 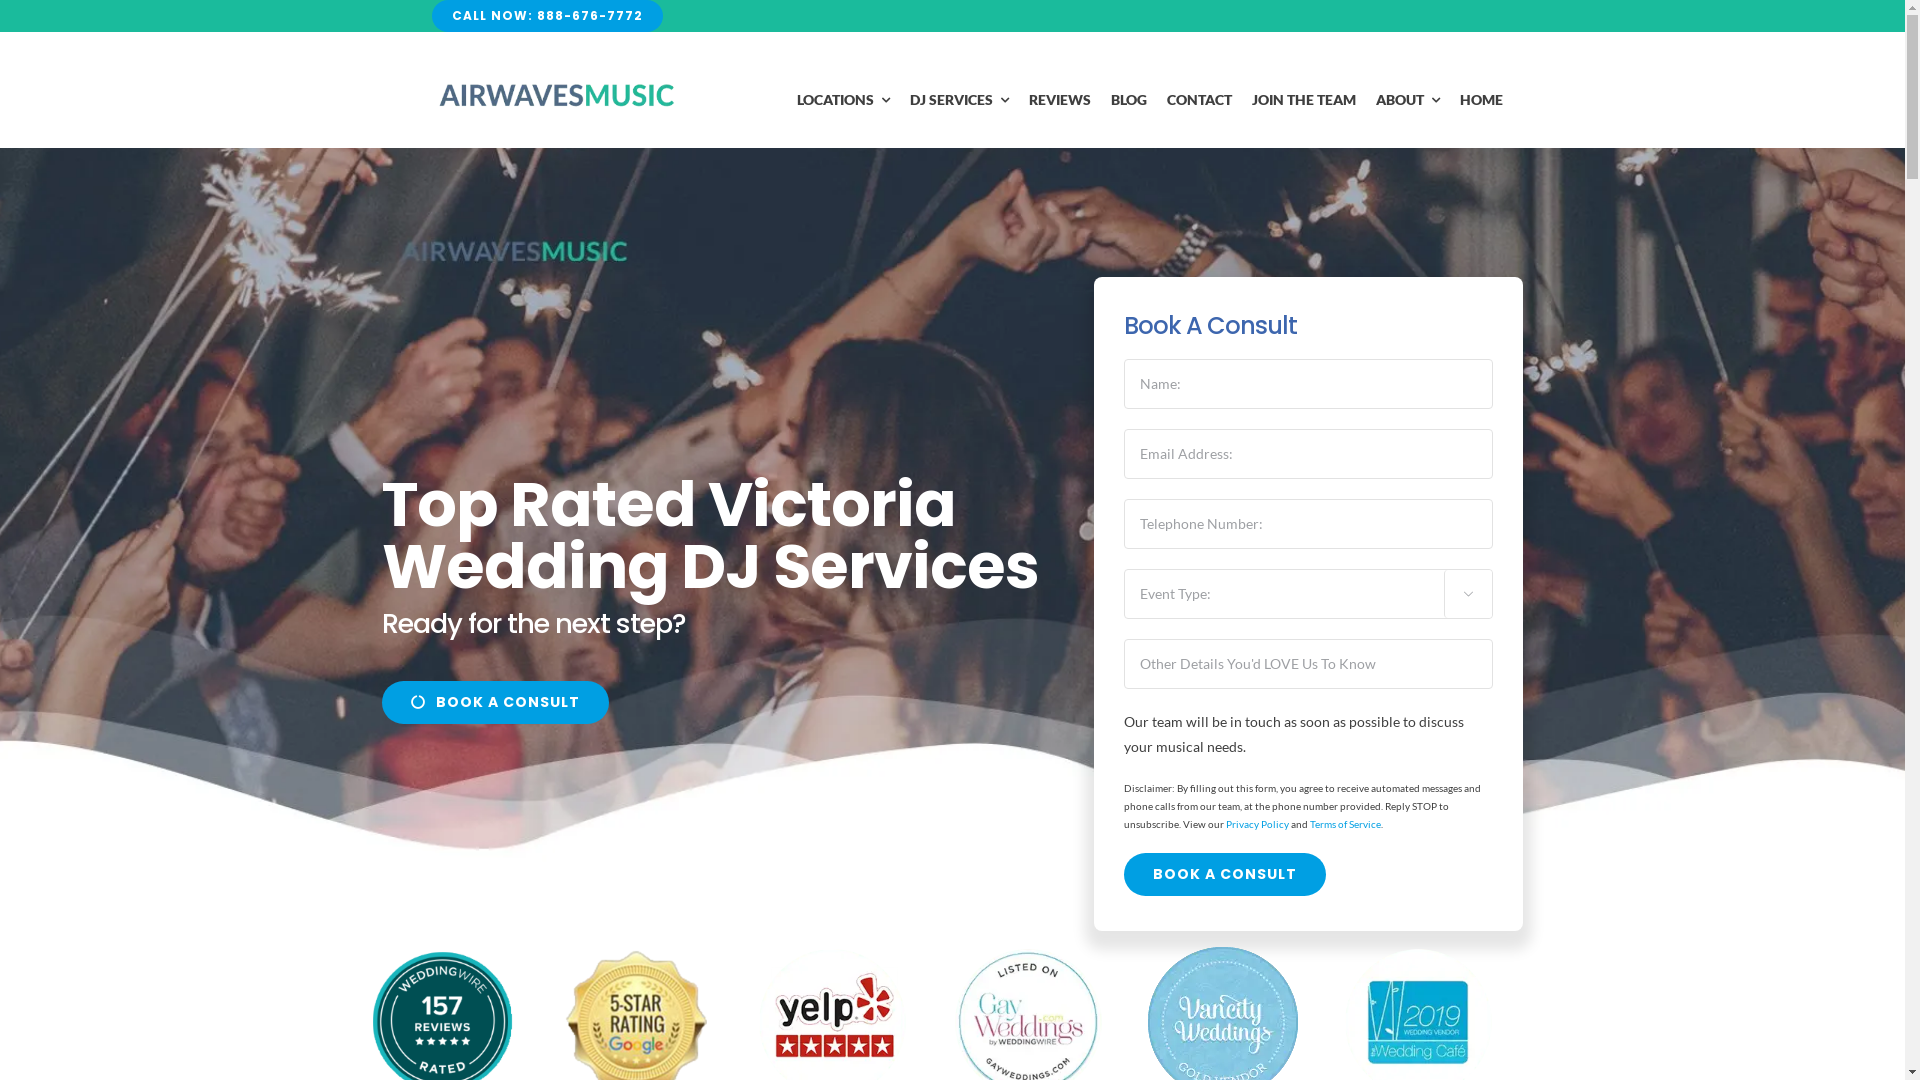 What do you see at coordinates (1304, 100) in the screenshot?
I see `'JOIN THE TEAM'` at bounding box center [1304, 100].